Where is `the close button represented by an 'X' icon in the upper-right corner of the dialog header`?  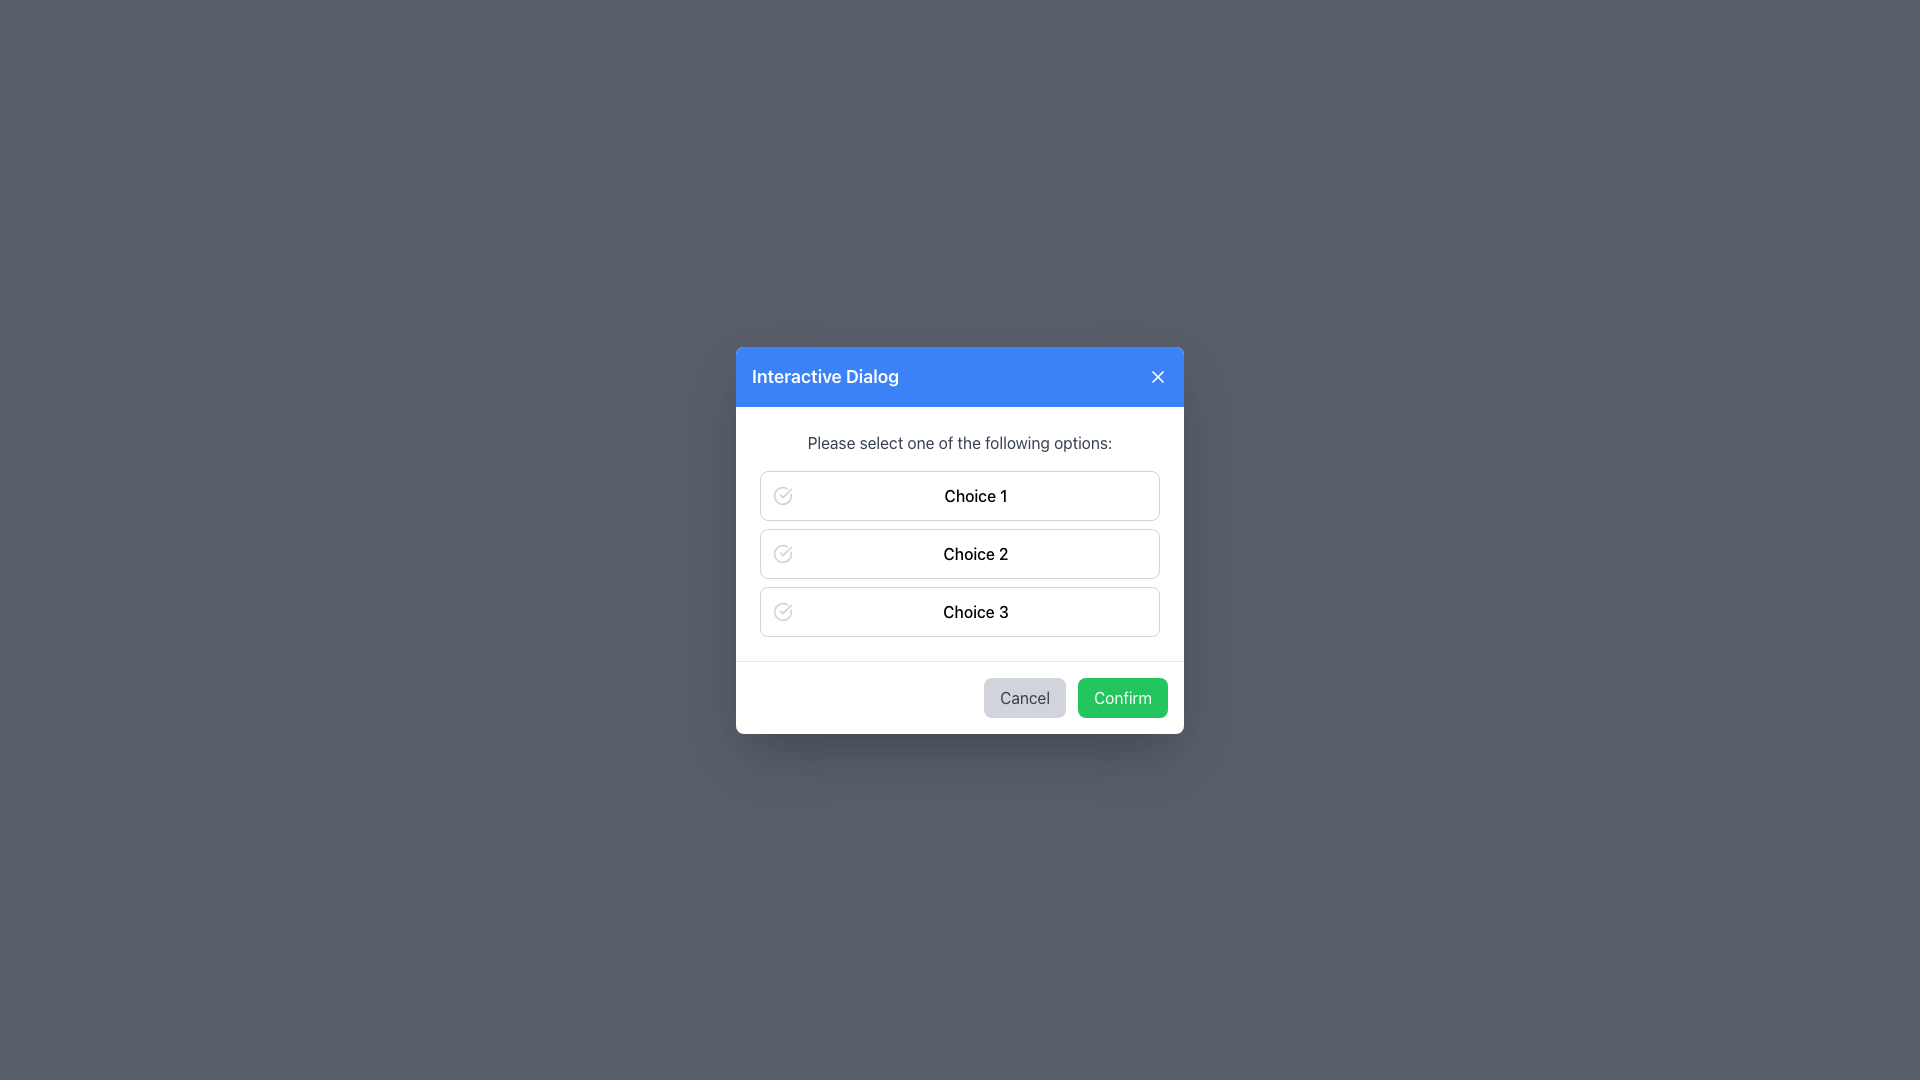 the close button represented by an 'X' icon in the upper-right corner of the dialog header is located at coordinates (1157, 376).